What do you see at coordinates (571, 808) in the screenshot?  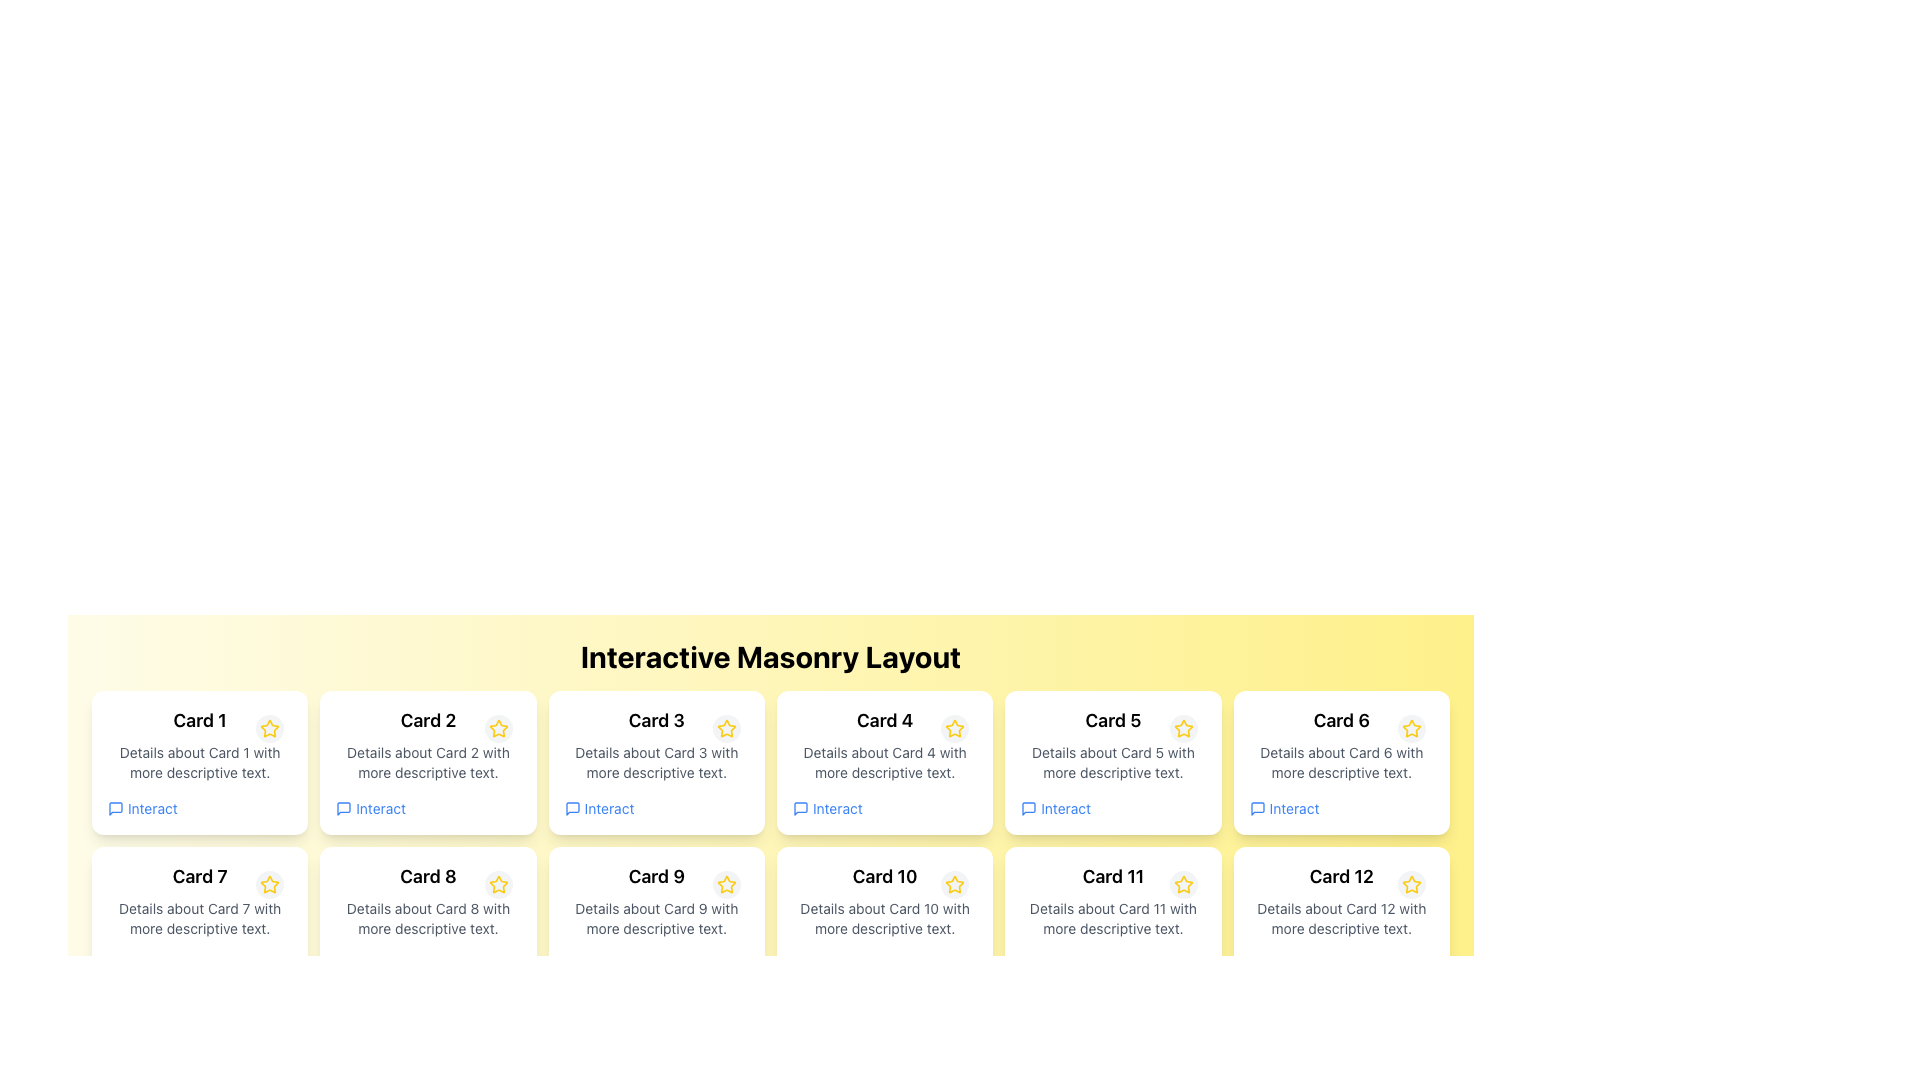 I see `the interaction icon located in 'Card 3', beneath the main text description and adjacent to the 'Interact' text` at bounding box center [571, 808].